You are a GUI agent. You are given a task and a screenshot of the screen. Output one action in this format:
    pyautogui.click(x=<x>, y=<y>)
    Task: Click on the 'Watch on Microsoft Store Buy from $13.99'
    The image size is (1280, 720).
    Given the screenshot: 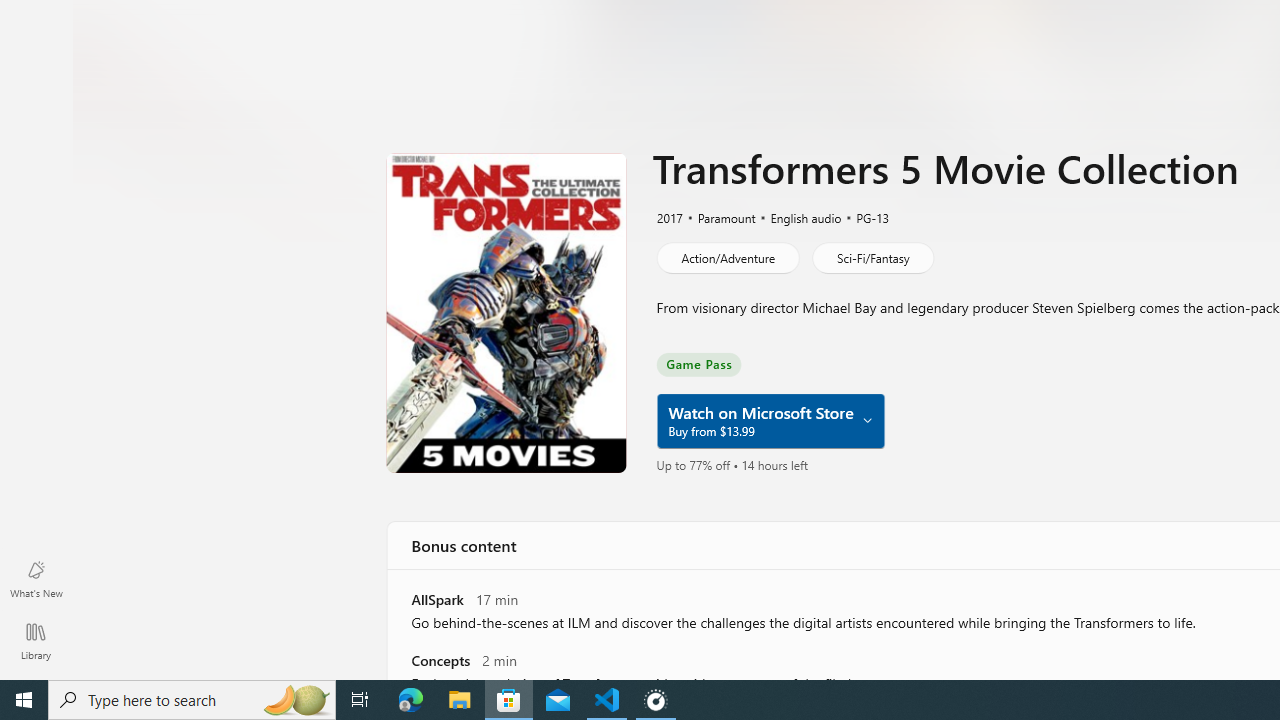 What is the action you would take?
    pyautogui.click(x=768, y=420)
    